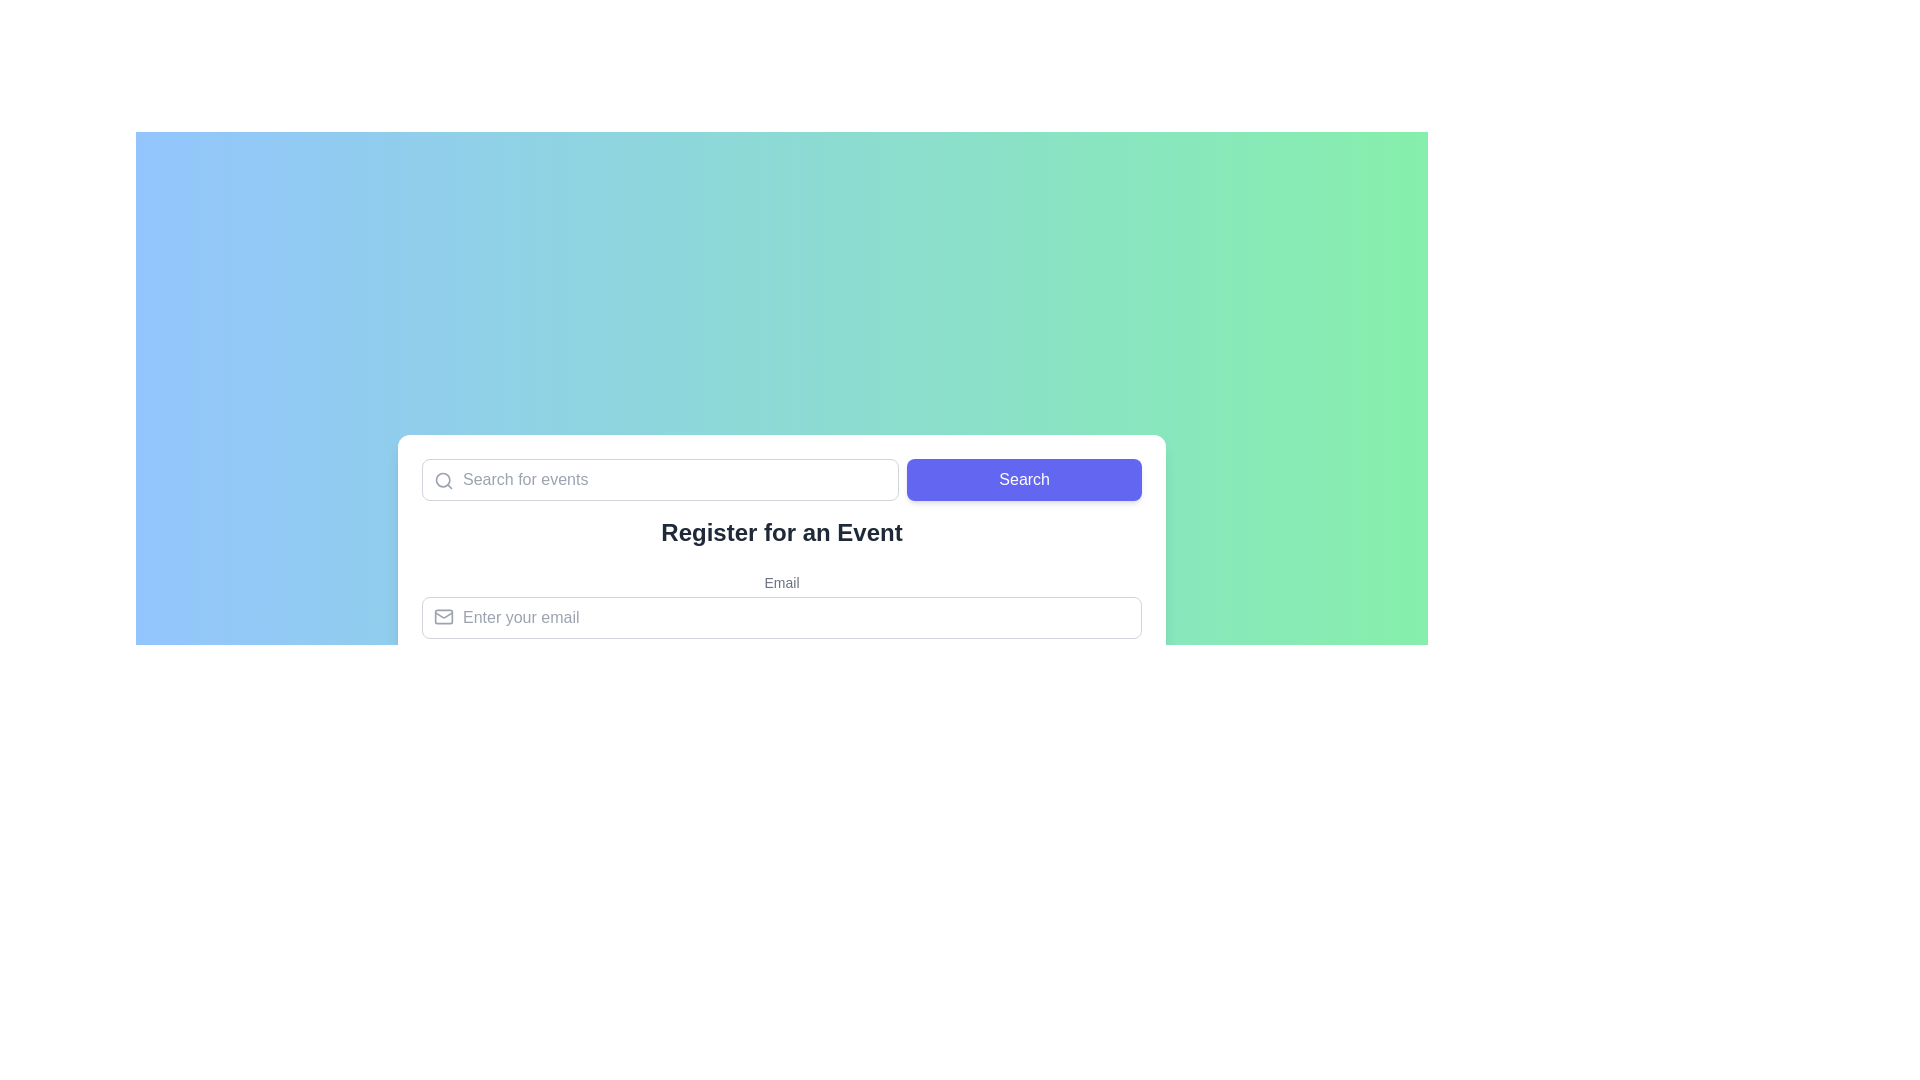  What do you see at coordinates (781, 531) in the screenshot?
I see `the header text element, which serves as a descriptive title for the form and is positioned between a search input/button and an email input field` at bounding box center [781, 531].